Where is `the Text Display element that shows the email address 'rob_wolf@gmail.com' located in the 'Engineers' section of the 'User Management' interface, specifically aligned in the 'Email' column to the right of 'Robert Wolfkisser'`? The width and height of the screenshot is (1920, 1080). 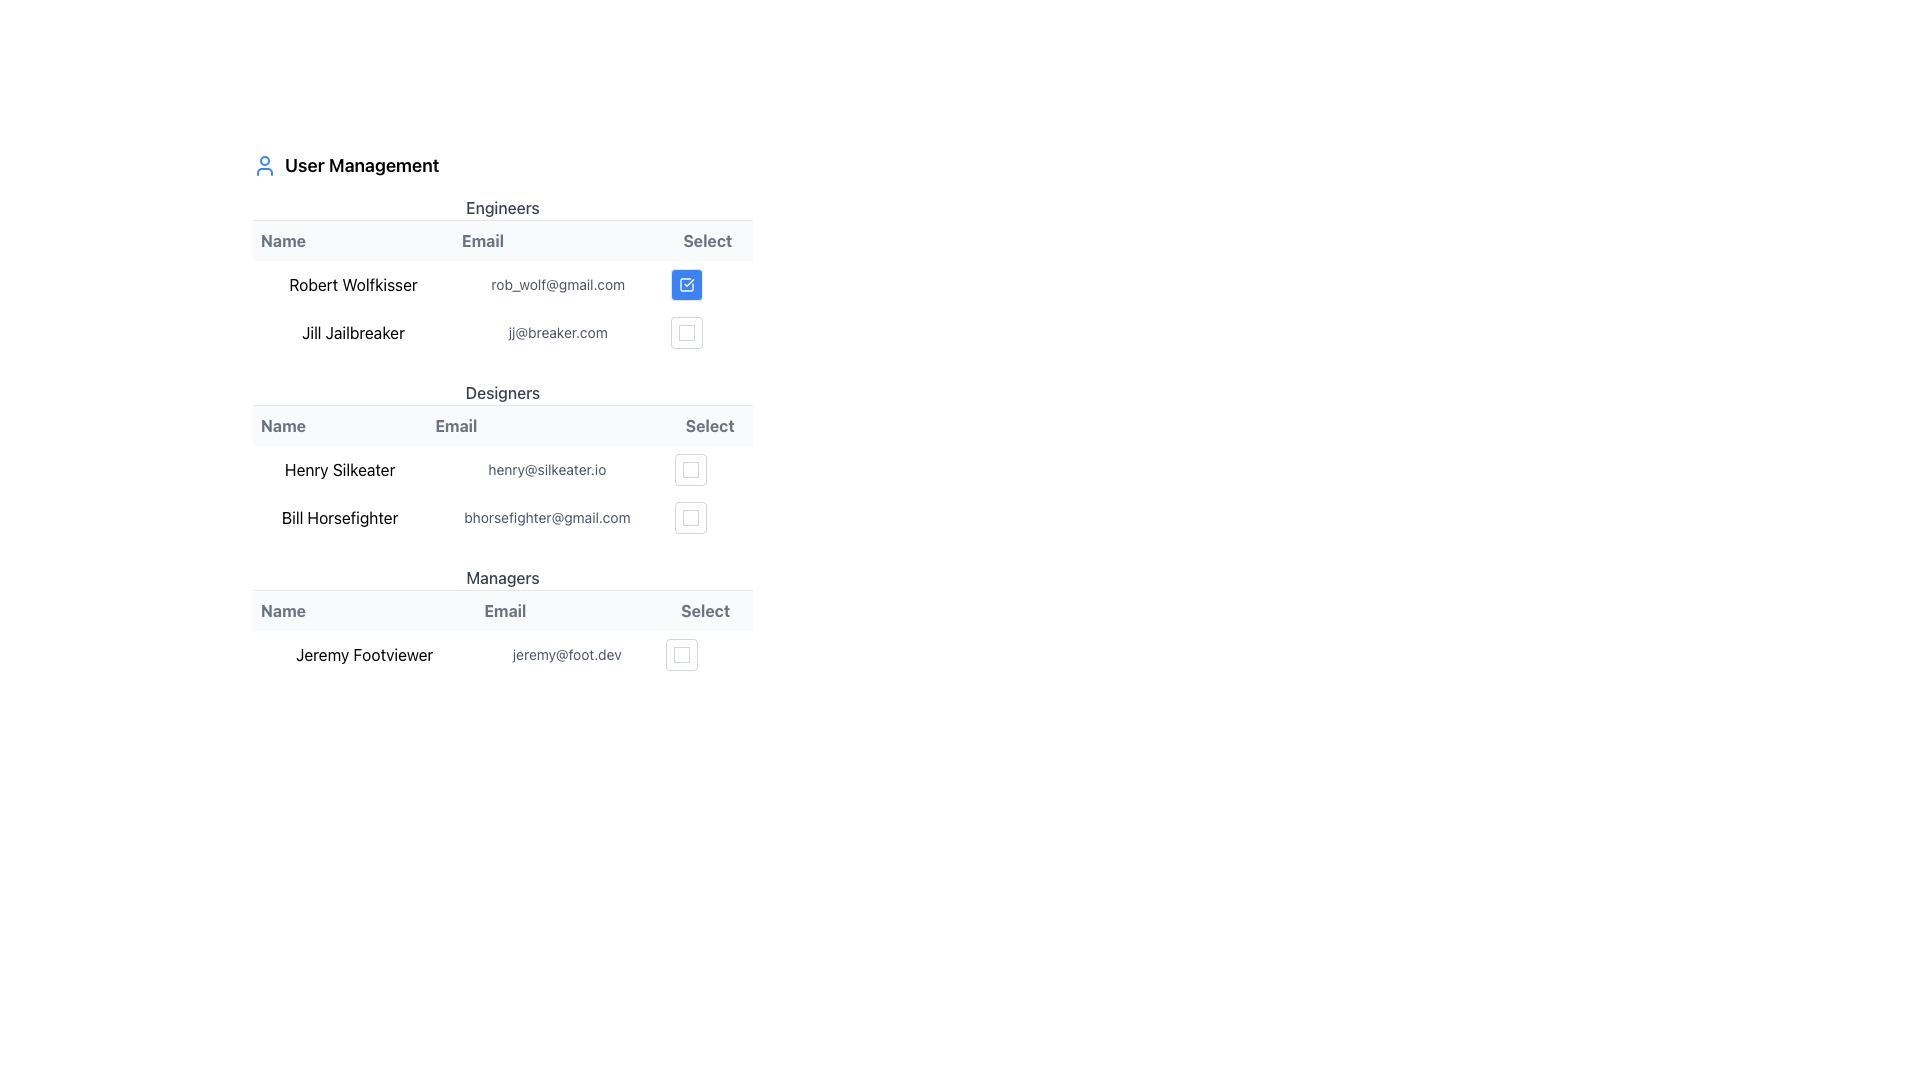
the Text Display element that shows the email address 'rob_wolf@gmail.com' located in the 'Engineers' section of the 'User Management' interface, specifically aligned in the 'Email' column to the right of 'Robert Wolfkisser' is located at coordinates (558, 285).